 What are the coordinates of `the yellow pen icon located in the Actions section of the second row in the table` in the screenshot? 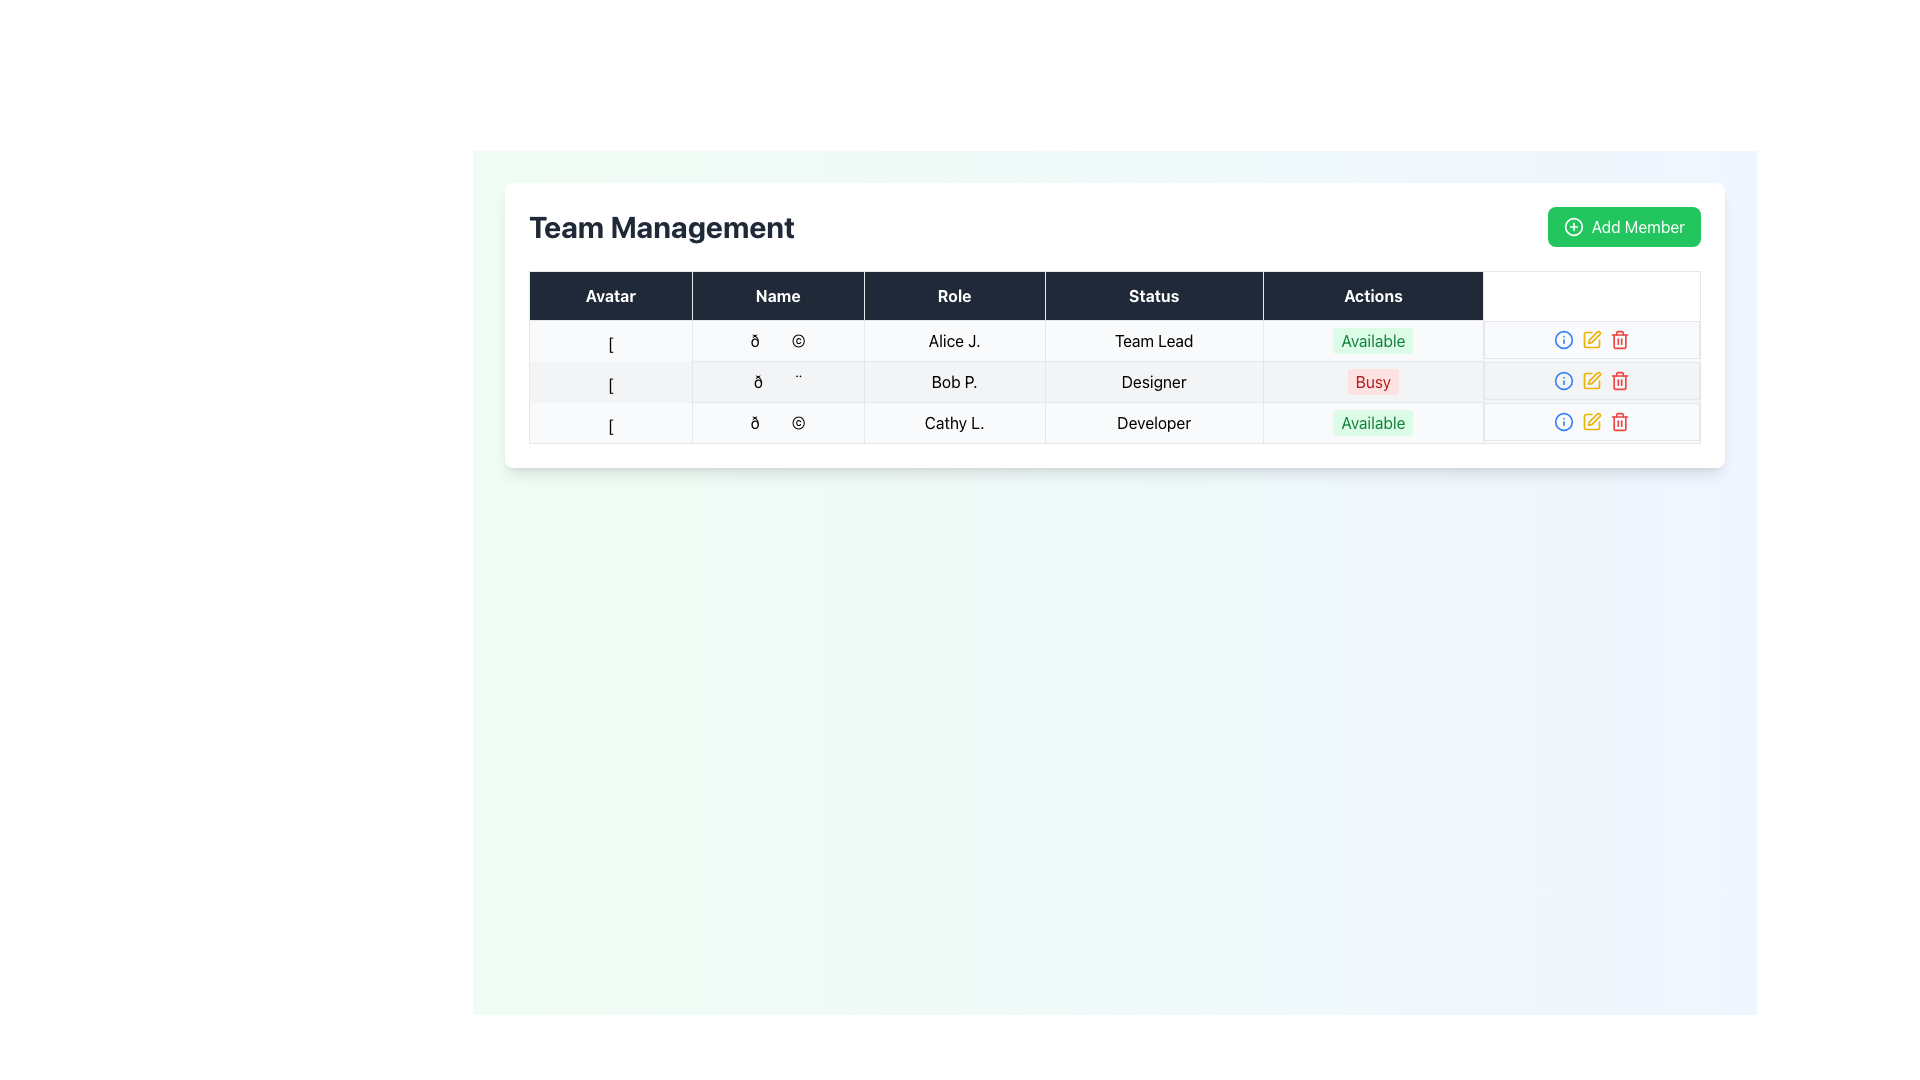 It's located at (1591, 380).